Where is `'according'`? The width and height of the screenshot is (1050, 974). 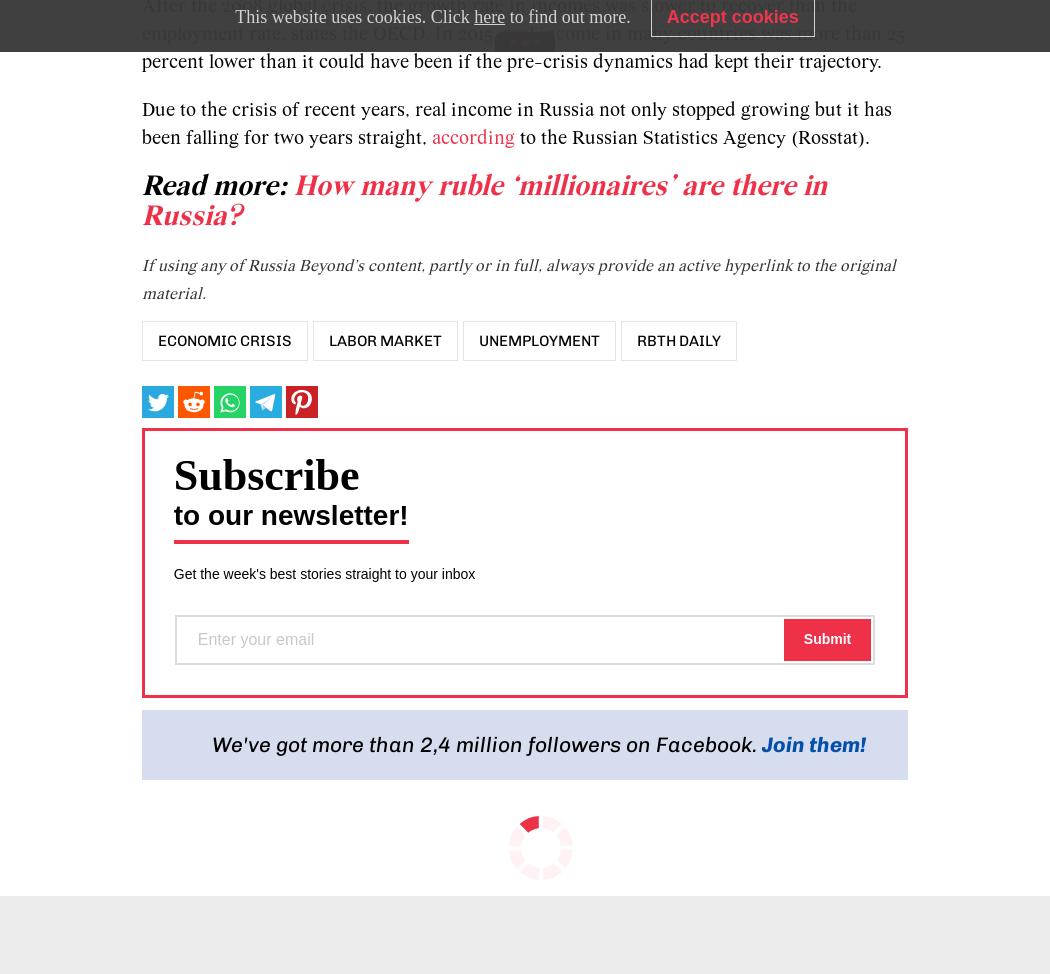 'according' is located at coordinates (472, 137).